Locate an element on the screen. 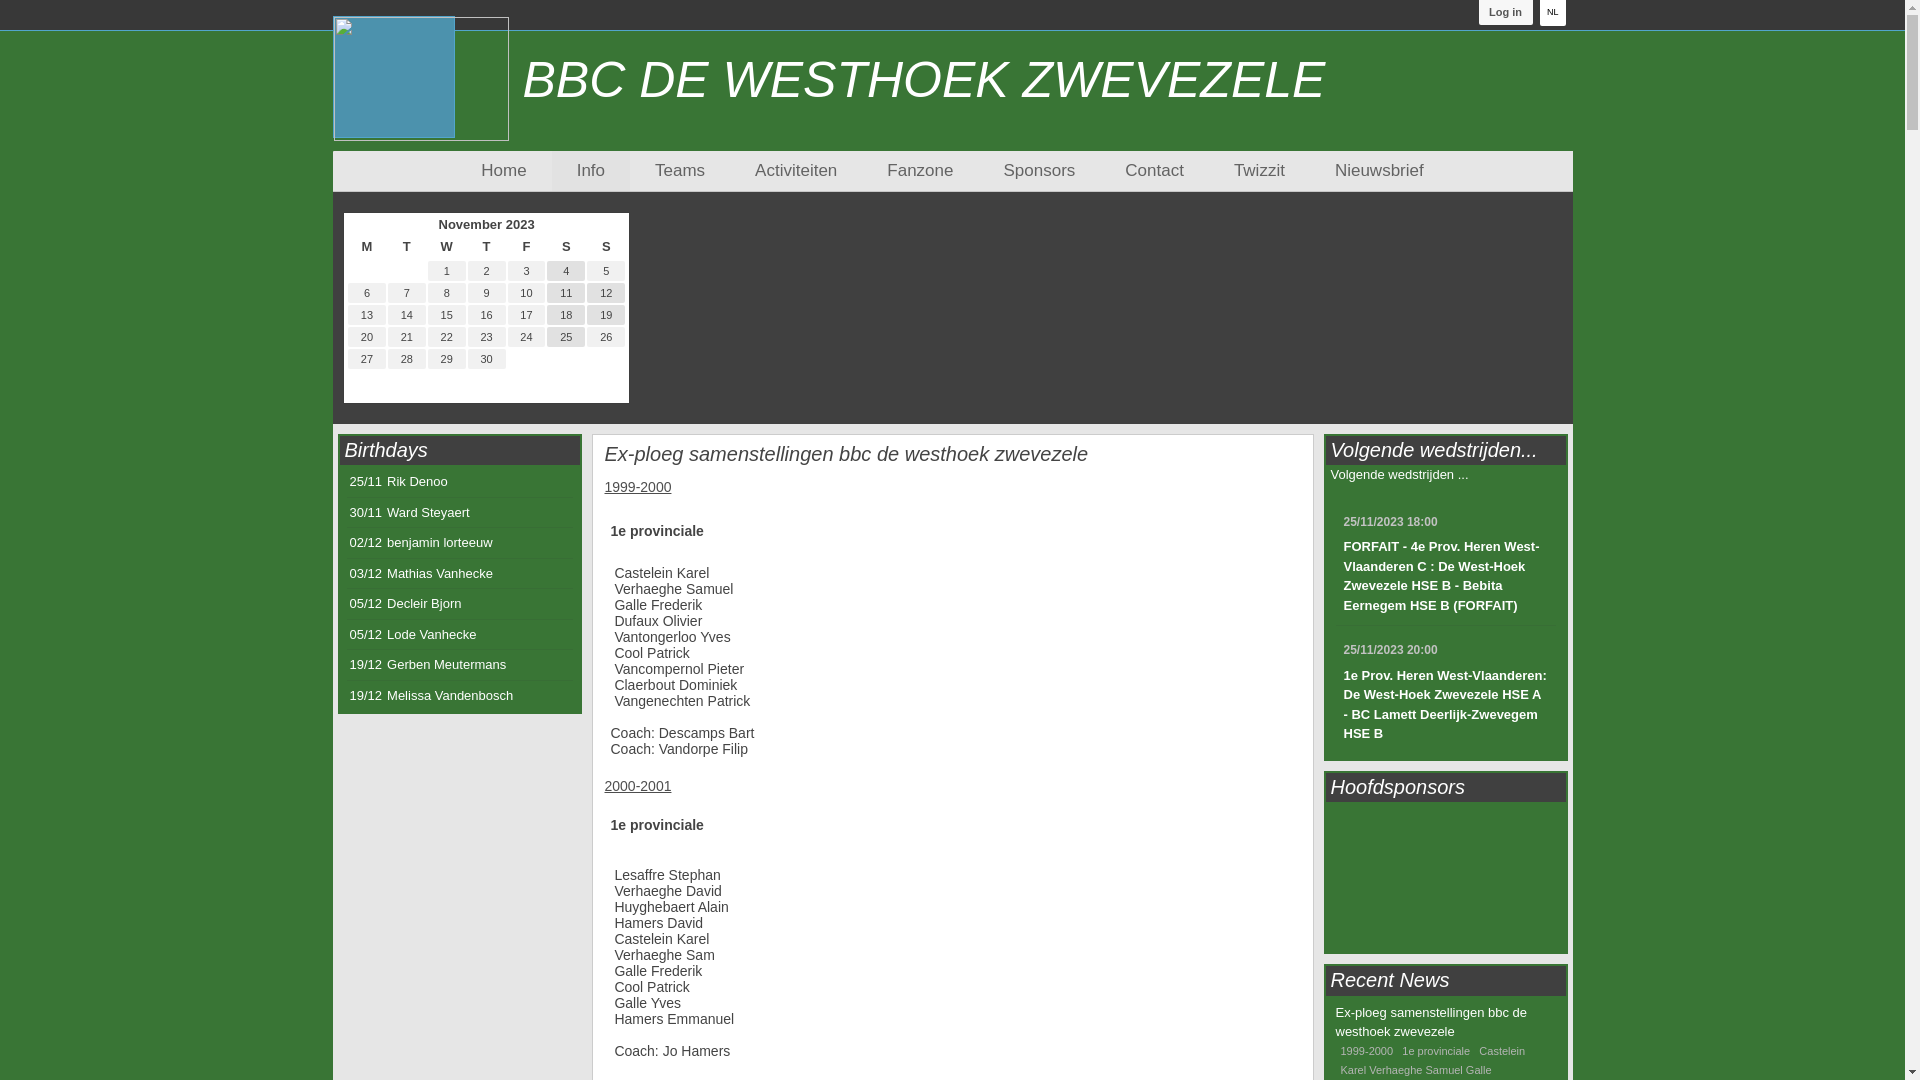  'Home' is located at coordinates (480, 169).